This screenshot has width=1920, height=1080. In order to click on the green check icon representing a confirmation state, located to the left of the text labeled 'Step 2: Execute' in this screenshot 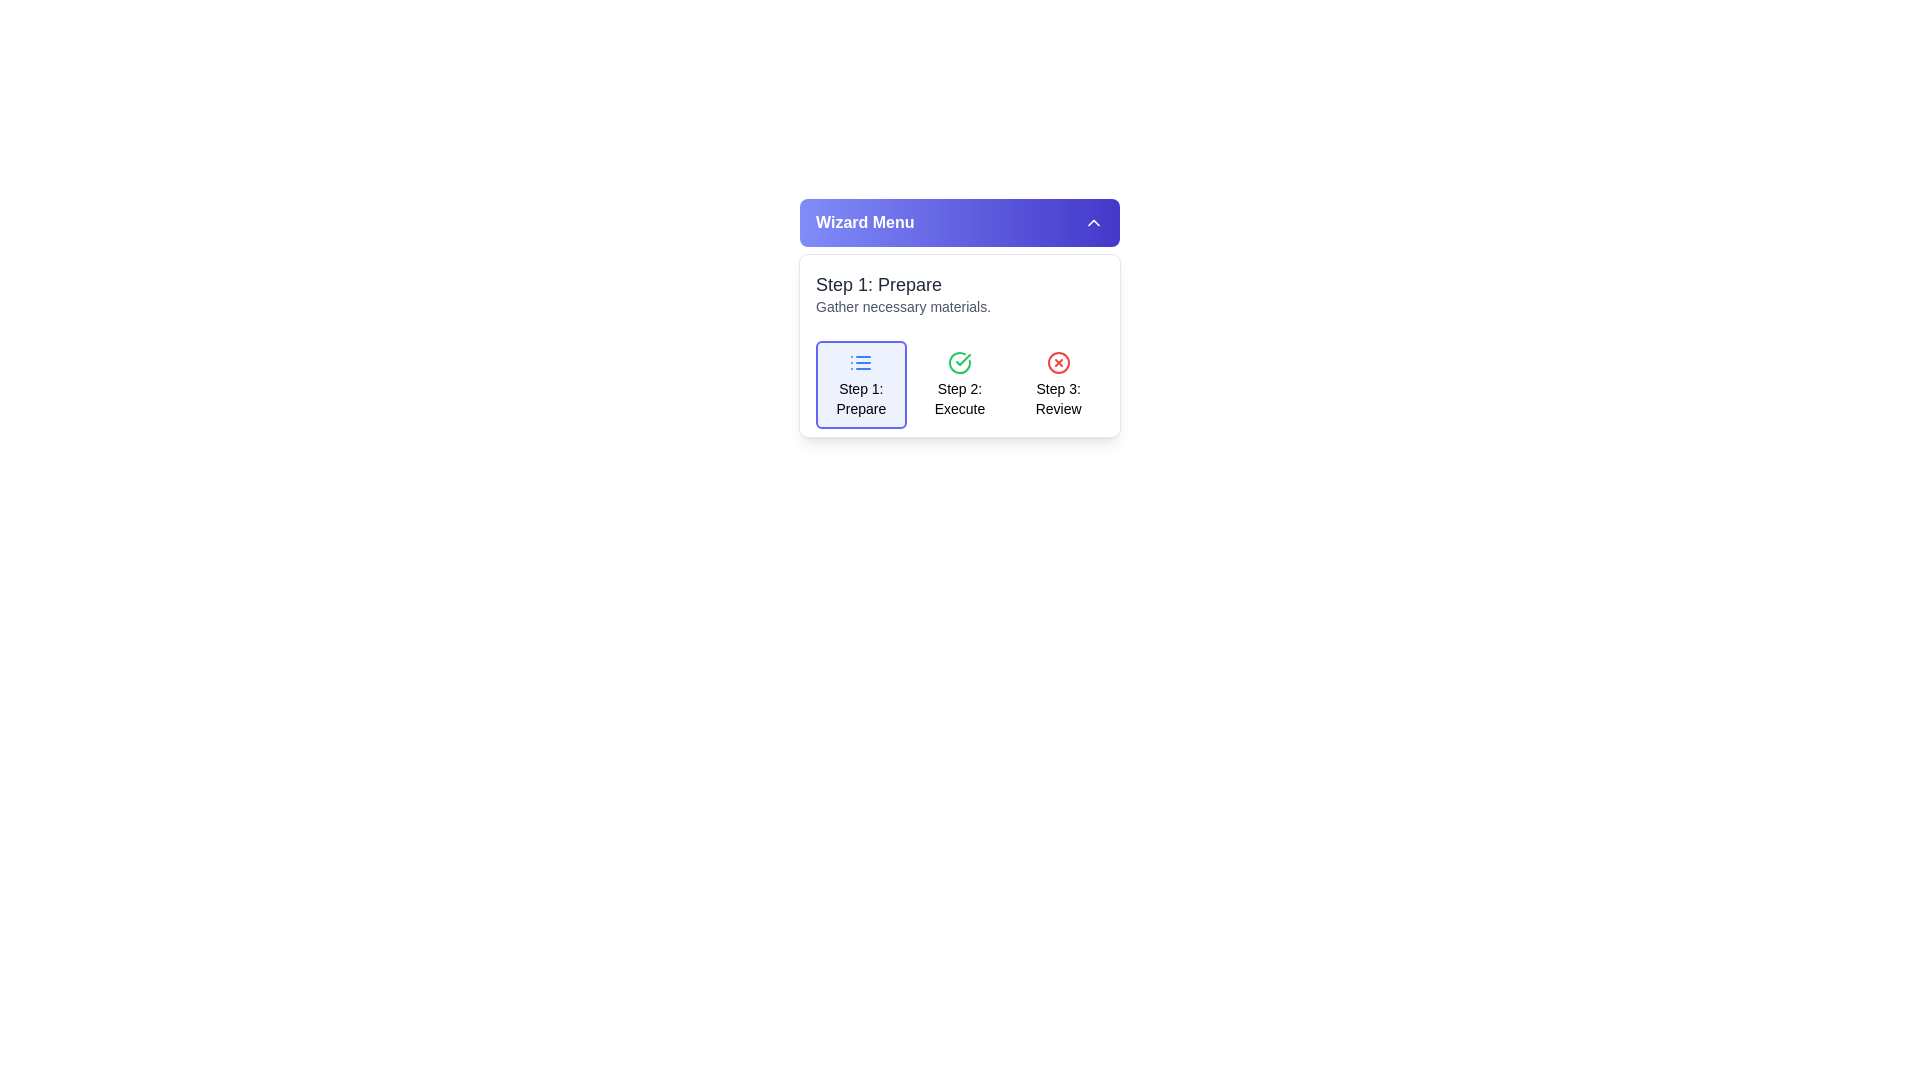, I will do `click(963, 358)`.